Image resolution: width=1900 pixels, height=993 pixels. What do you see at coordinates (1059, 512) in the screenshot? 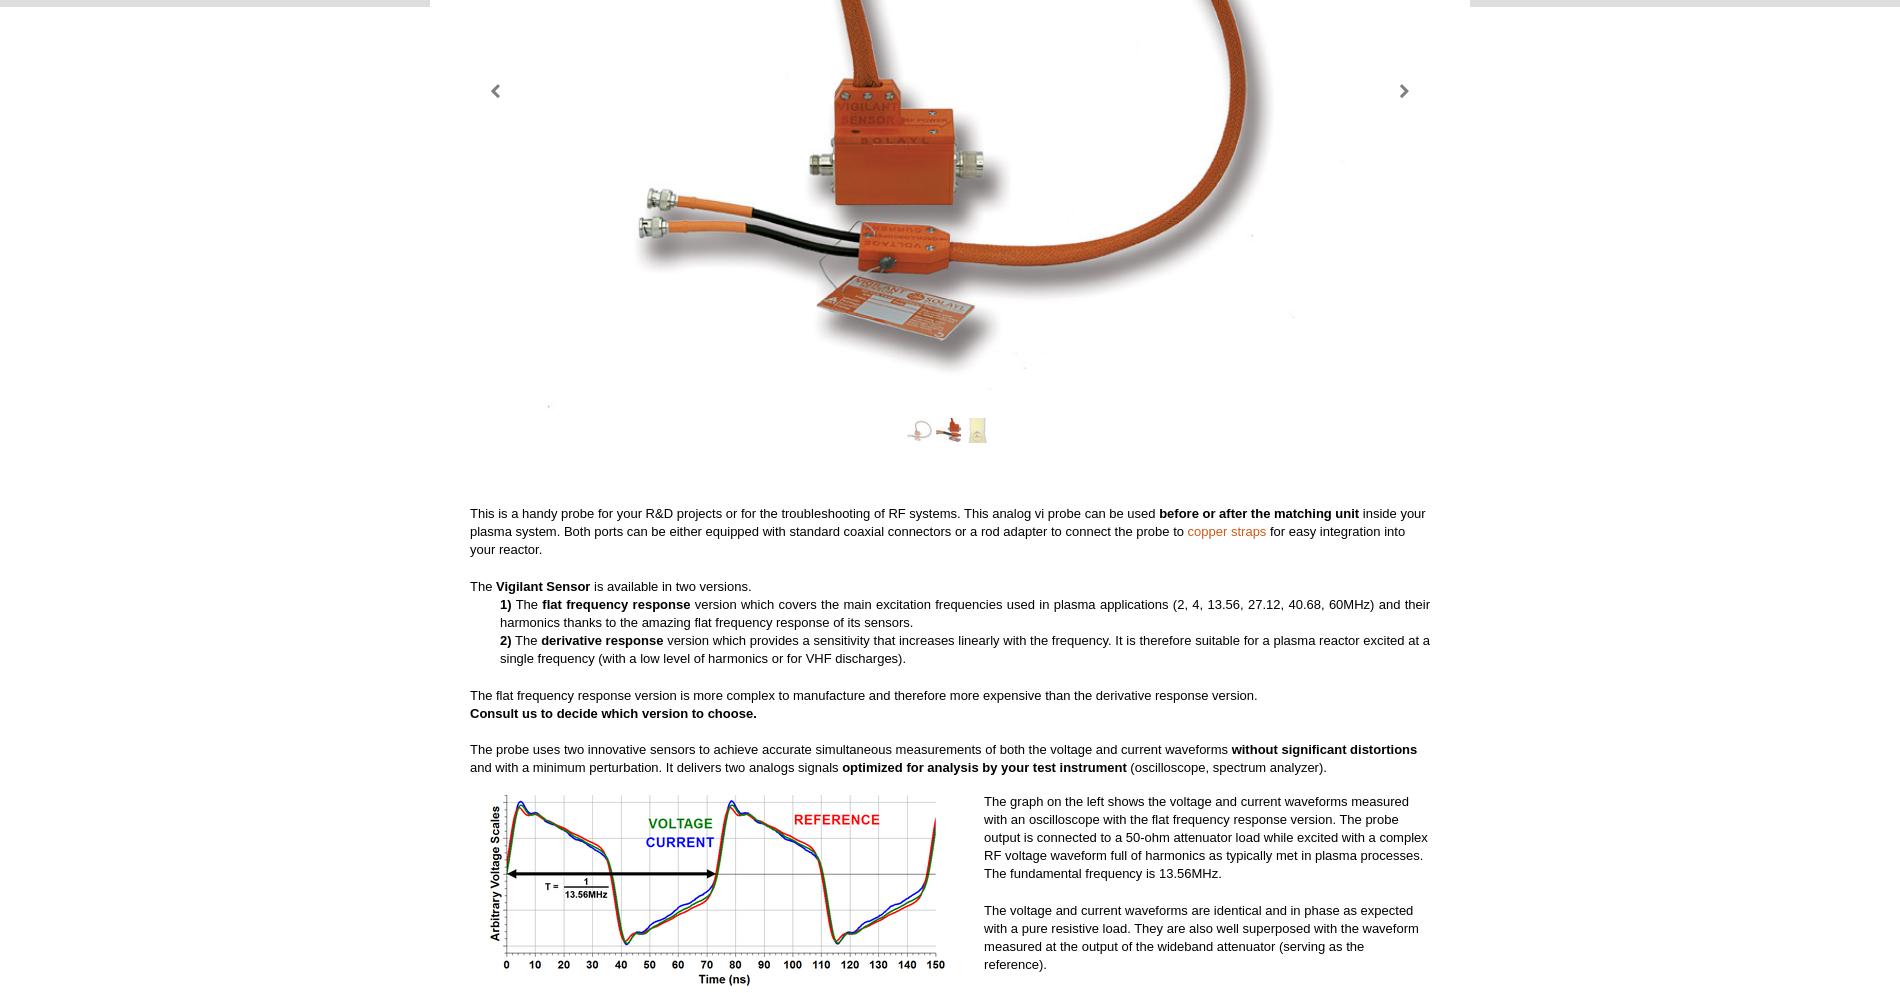
I see `'This analog vi probe can be
    used'` at bounding box center [1059, 512].